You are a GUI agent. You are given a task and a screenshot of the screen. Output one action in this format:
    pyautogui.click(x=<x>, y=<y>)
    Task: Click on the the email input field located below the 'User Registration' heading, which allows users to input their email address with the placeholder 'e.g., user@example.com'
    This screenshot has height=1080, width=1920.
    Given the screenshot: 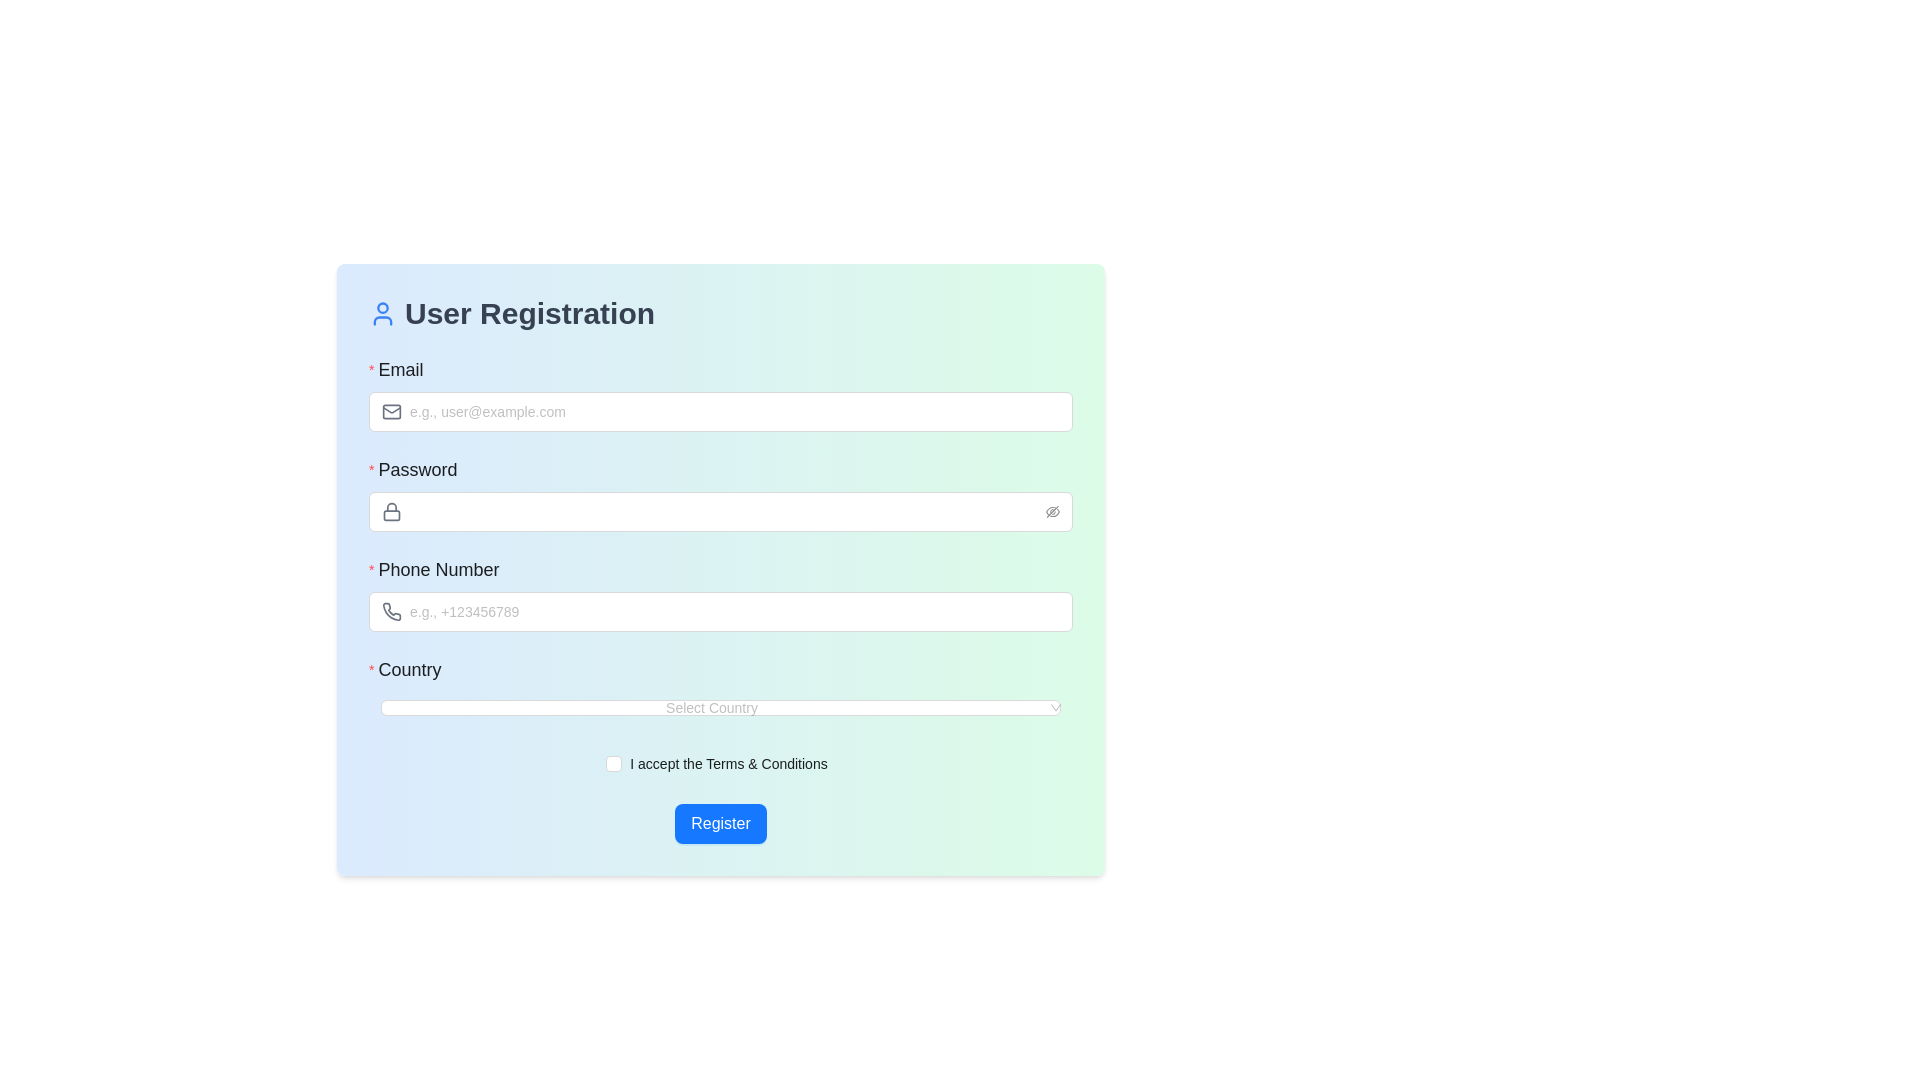 What is the action you would take?
    pyautogui.click(x=720, y=393)
    